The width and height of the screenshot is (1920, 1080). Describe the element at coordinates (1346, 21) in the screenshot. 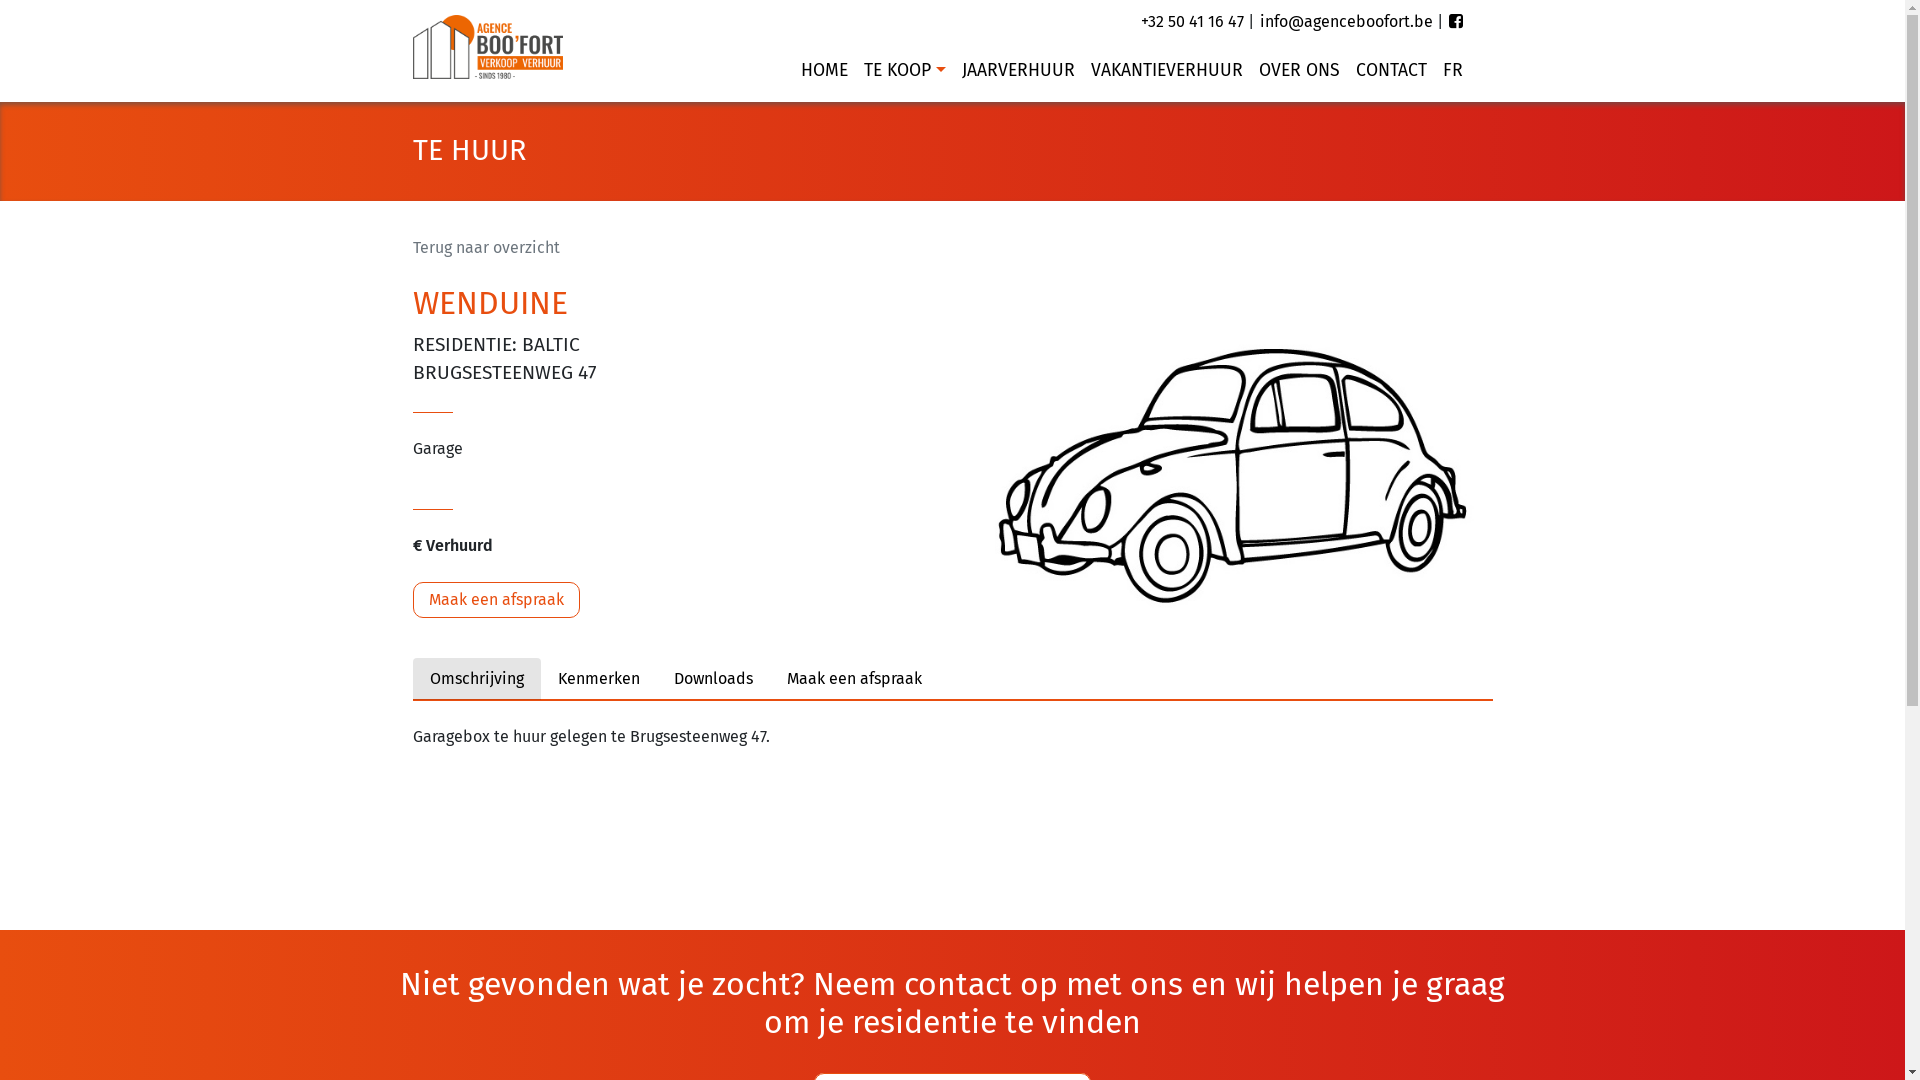

I see `'info@agenceboofort.be'` at that location.